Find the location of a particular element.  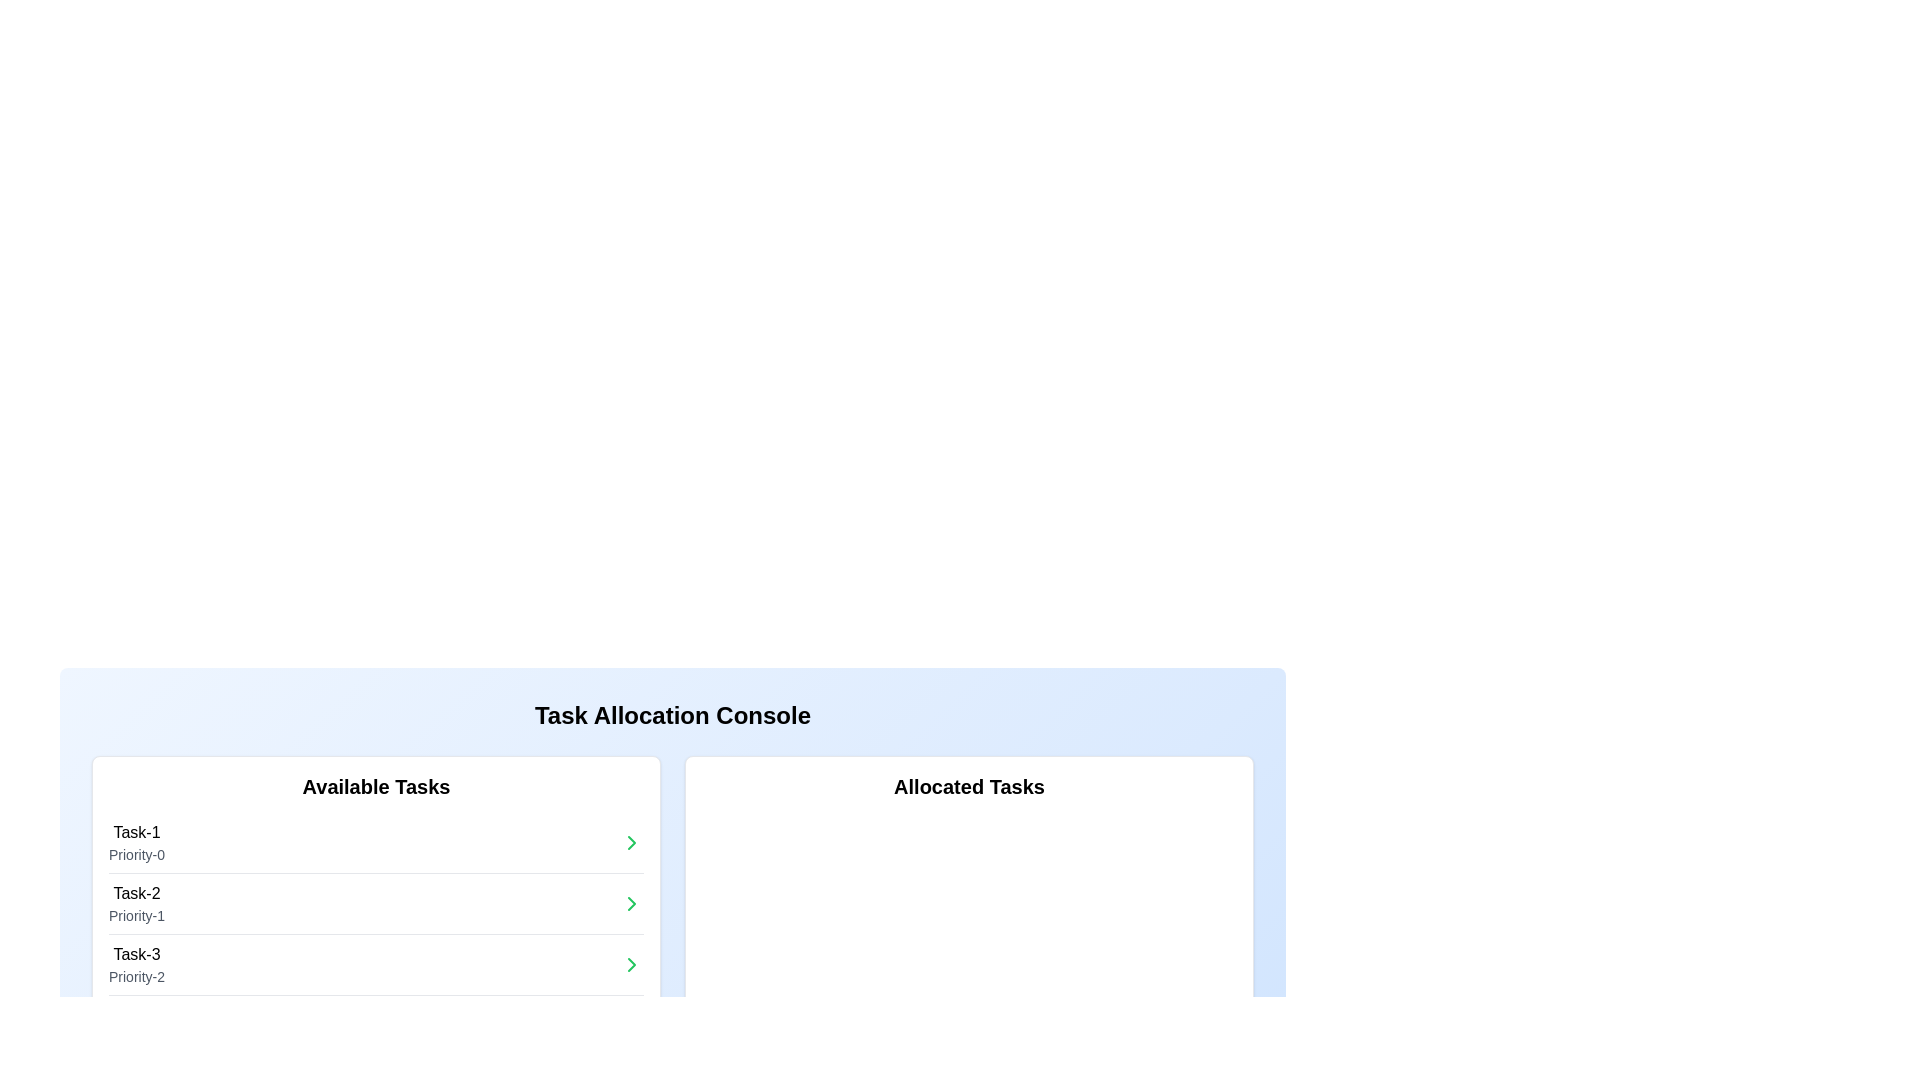

the text label displaying 'Priority-2', which is styled in a small gray font and located below 'Task-3' in the 'Available Tasks' list is located at coordinates (136, 975).